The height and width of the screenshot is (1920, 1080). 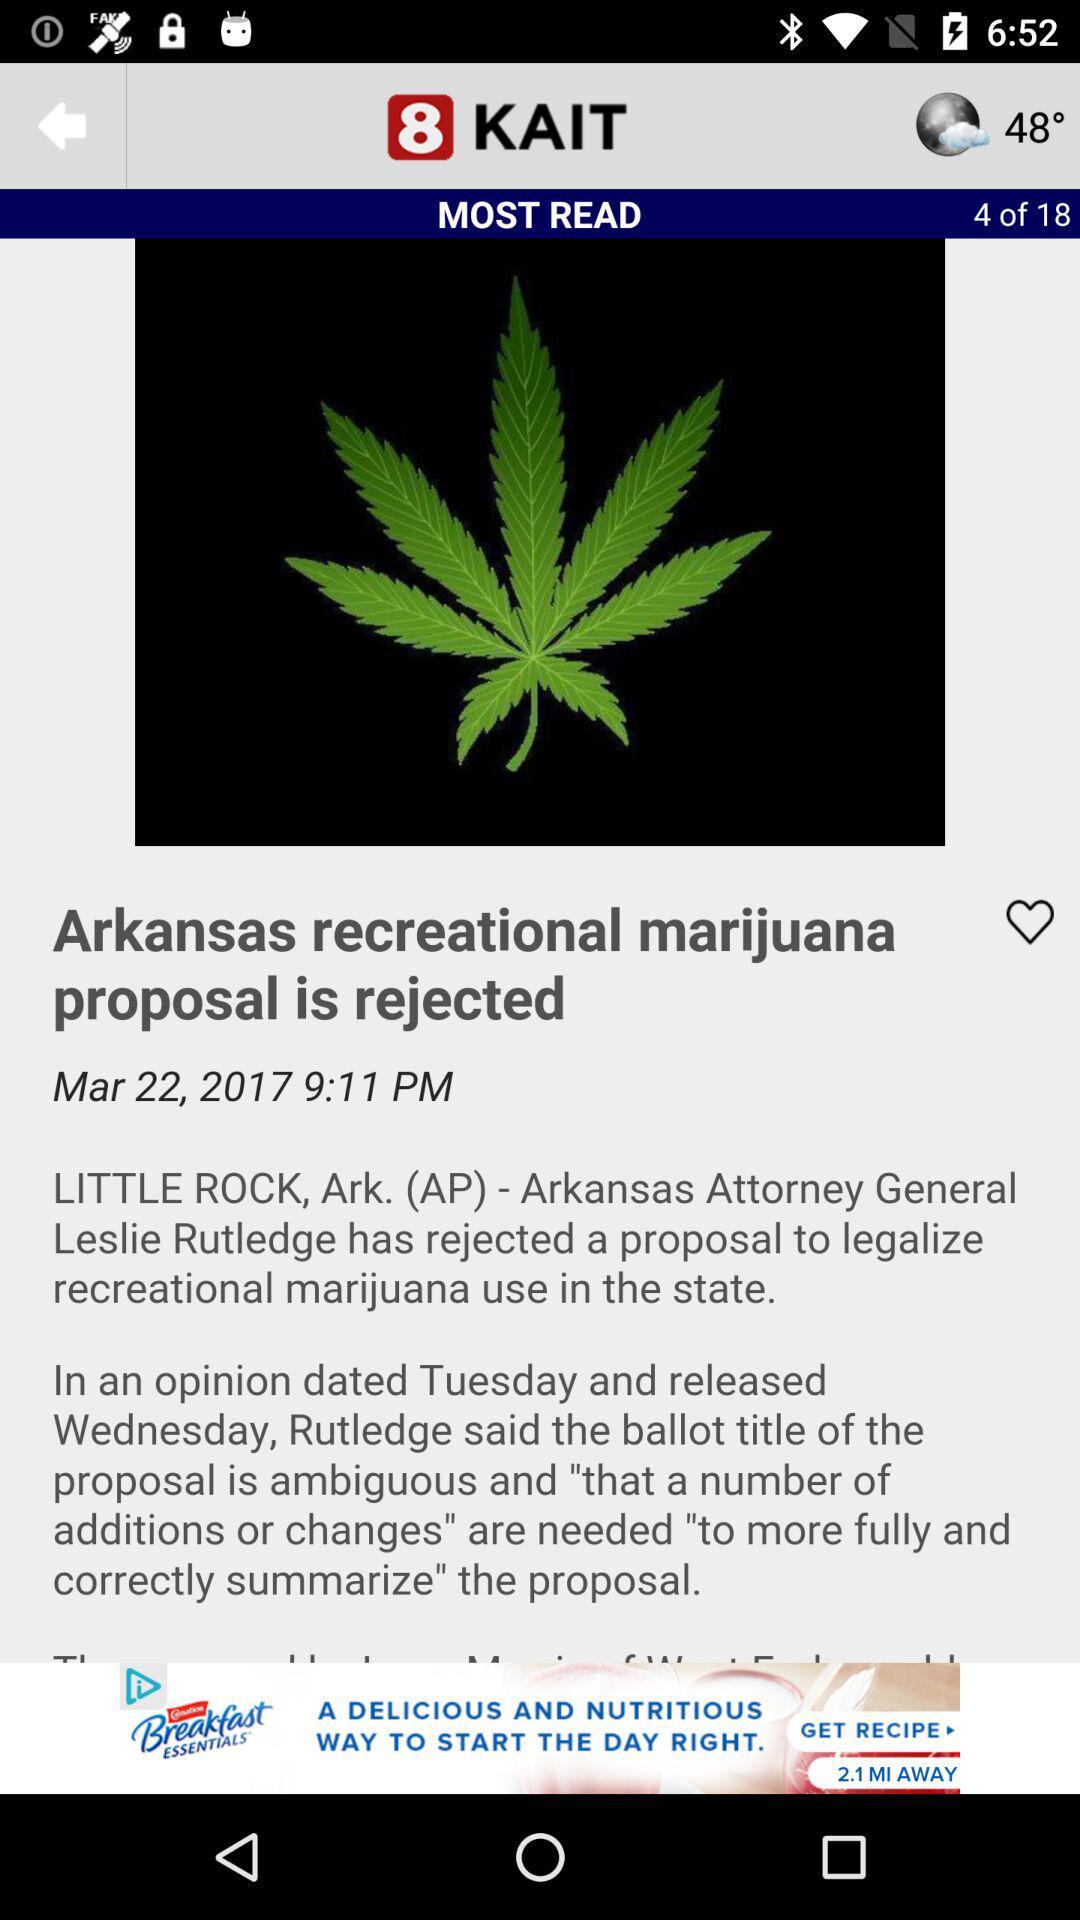 I want to click on favorite, so click(x=1017, y=921).